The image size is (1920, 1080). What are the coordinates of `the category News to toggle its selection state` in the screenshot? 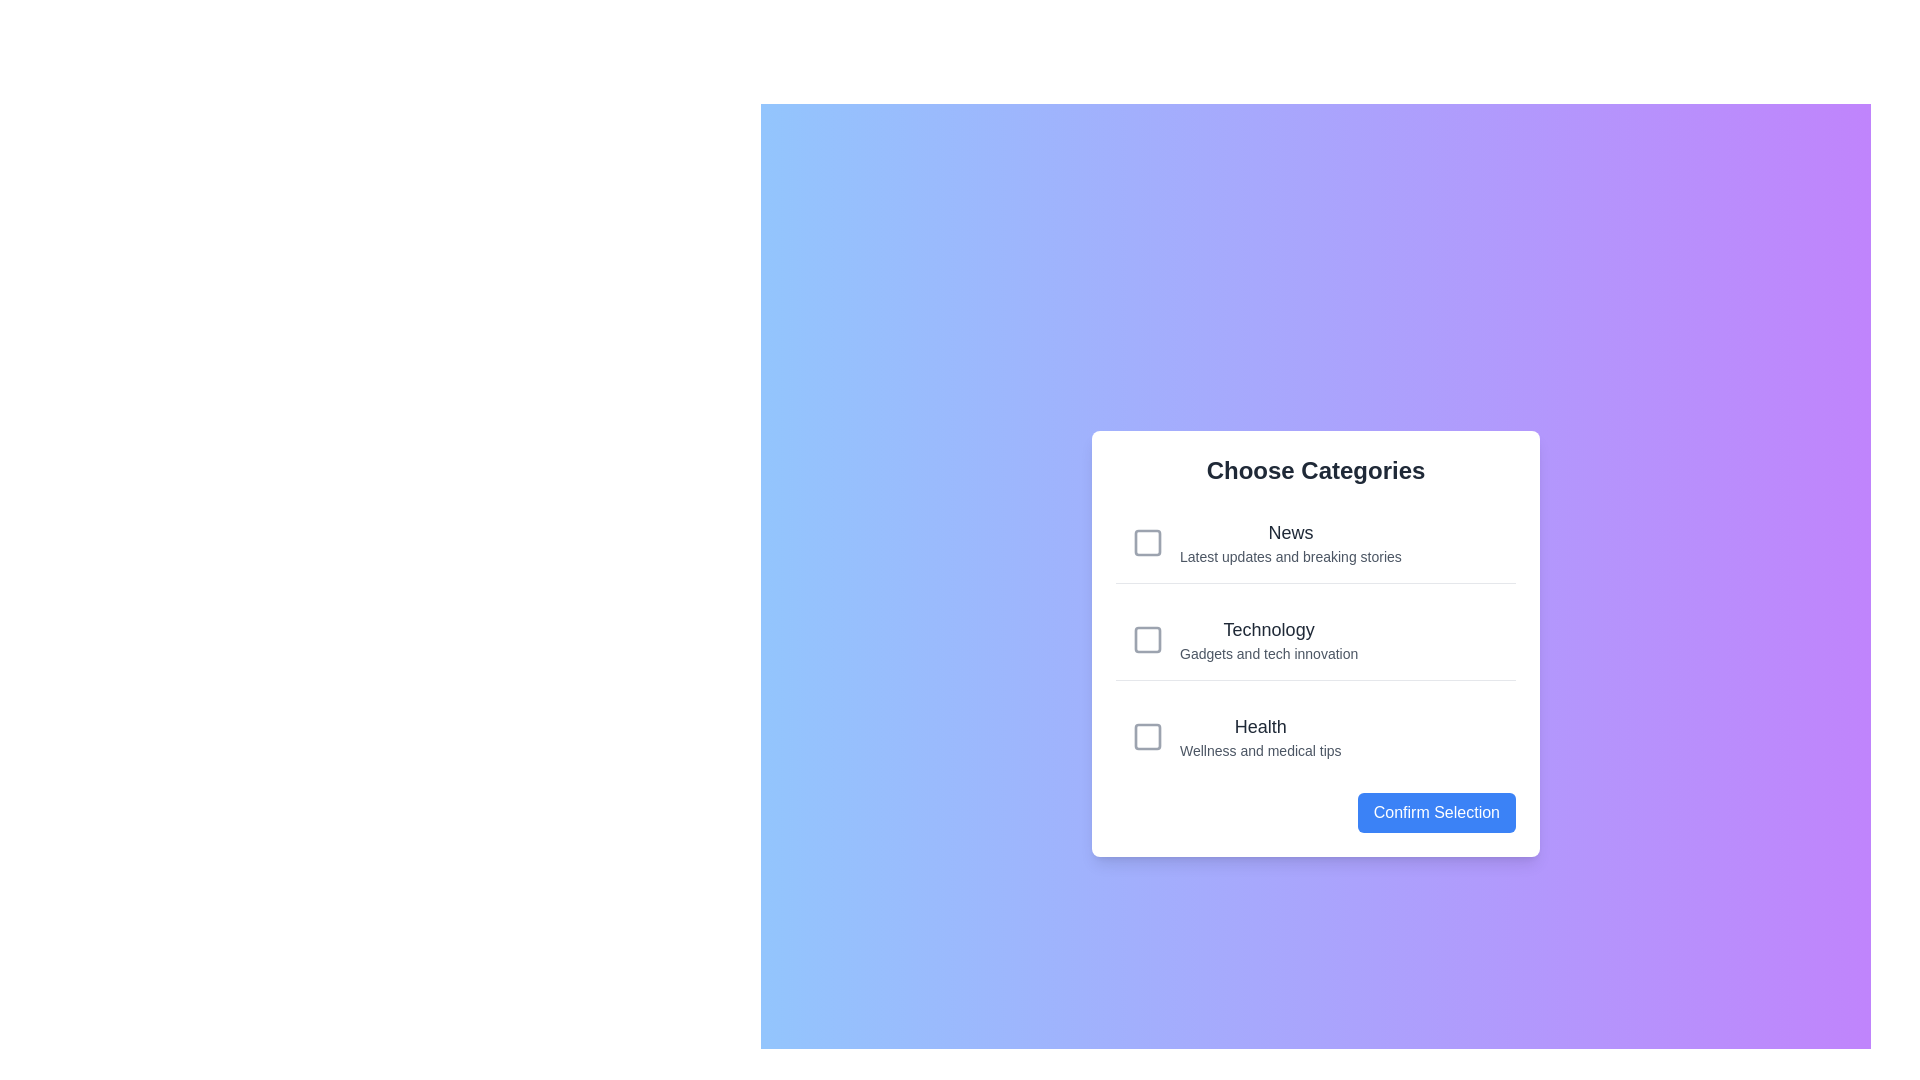 It's located at (1315, 543).